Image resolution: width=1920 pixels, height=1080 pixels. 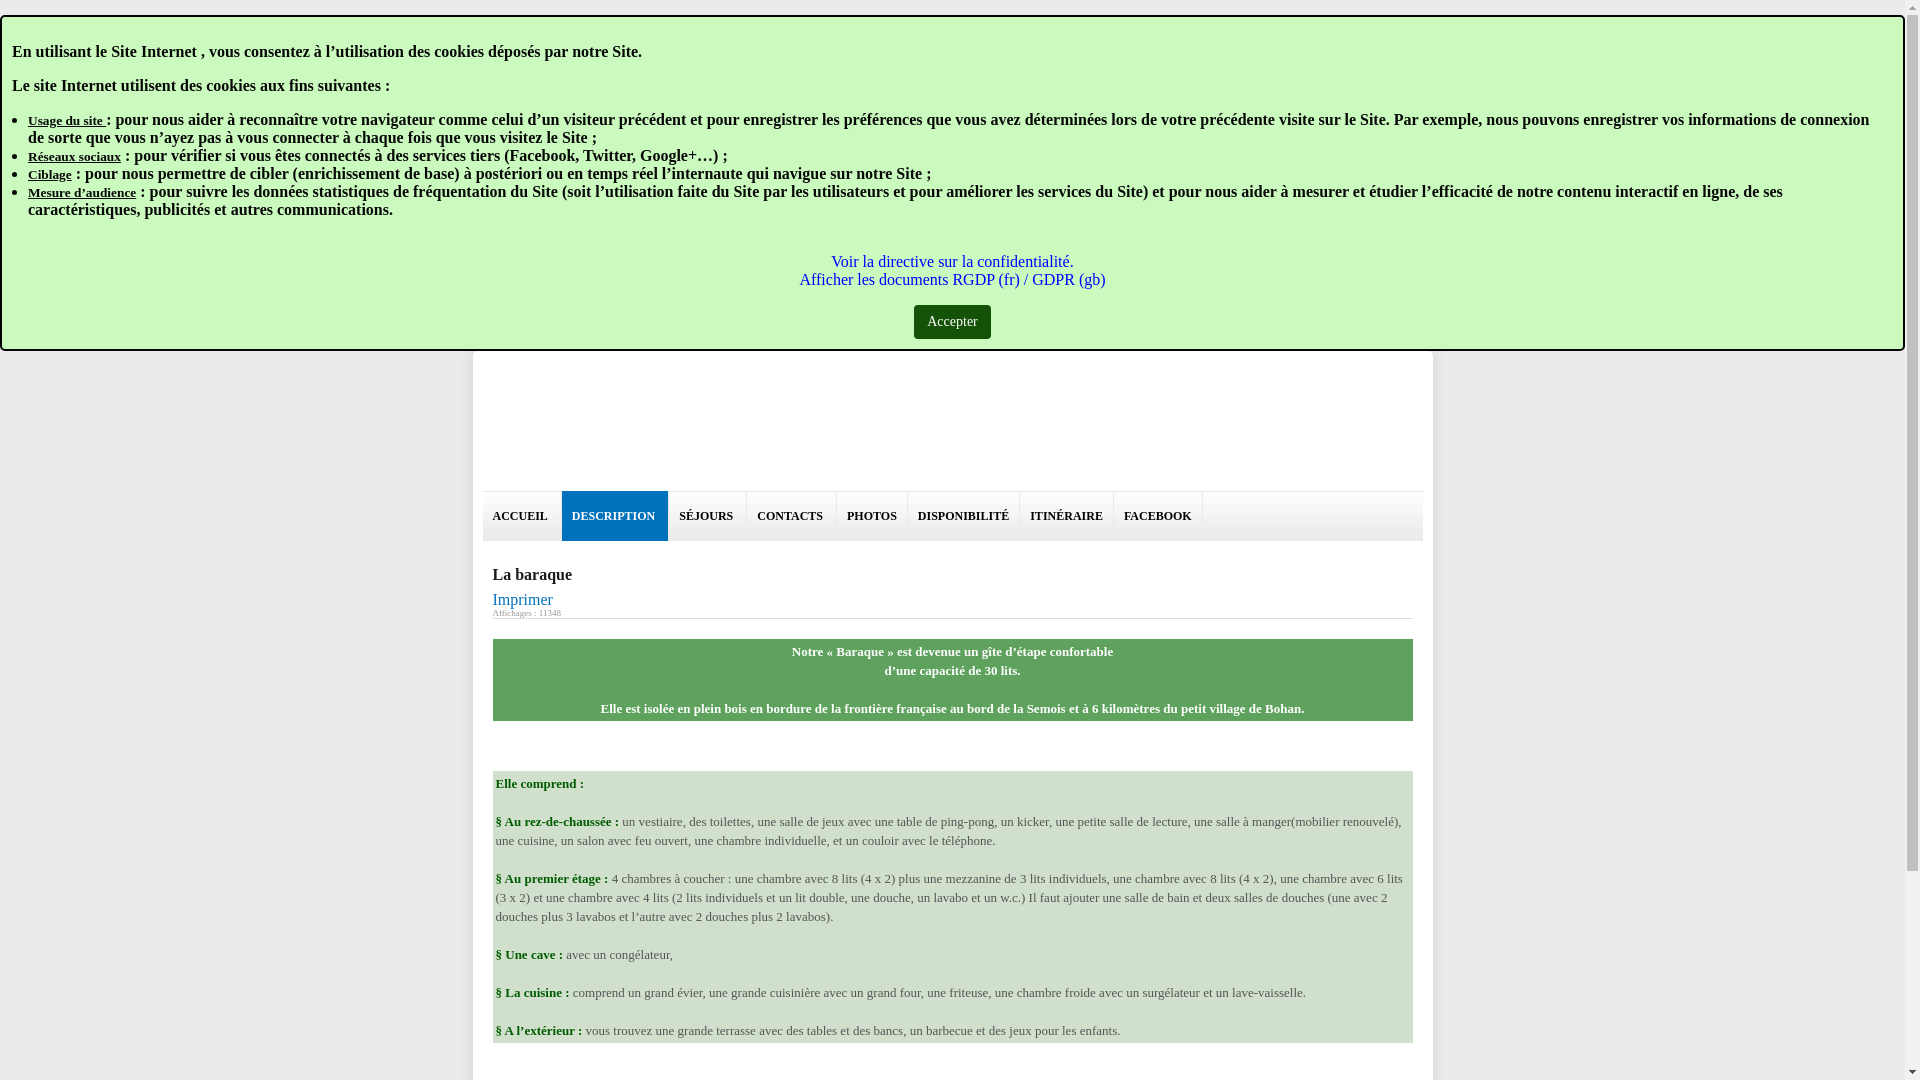 What do you see at coordinates (951, 320) in the screenshot?
I see `'Accepter'` at bounding box center [951, 320].